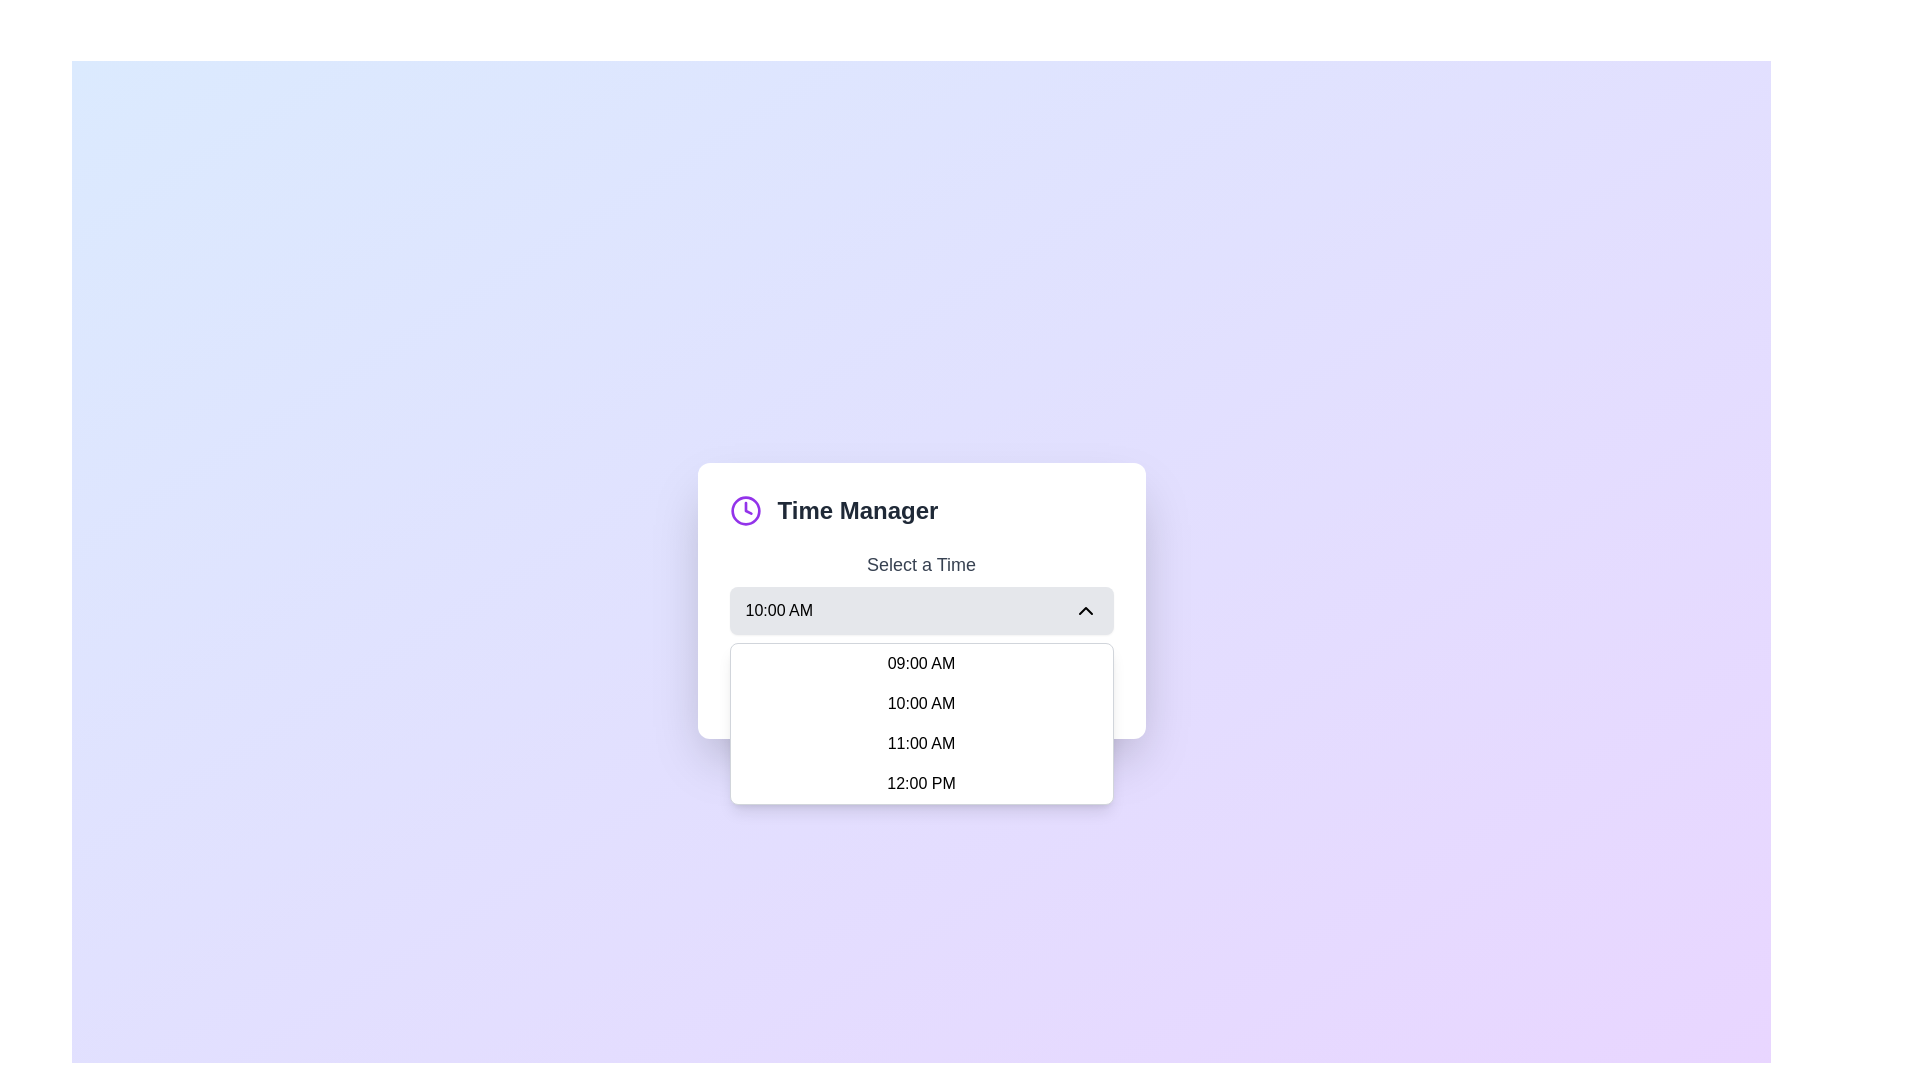 The height and width of the screenshot is (1080, 1920). What do you see at coordinates (920, 592) in the screenshot?
I see `a time option from the dropdown menu labeled 'Select a Time', which is located above the displayed time and below the label in the 'Time Manager' card` at bounding box center [920, 592].